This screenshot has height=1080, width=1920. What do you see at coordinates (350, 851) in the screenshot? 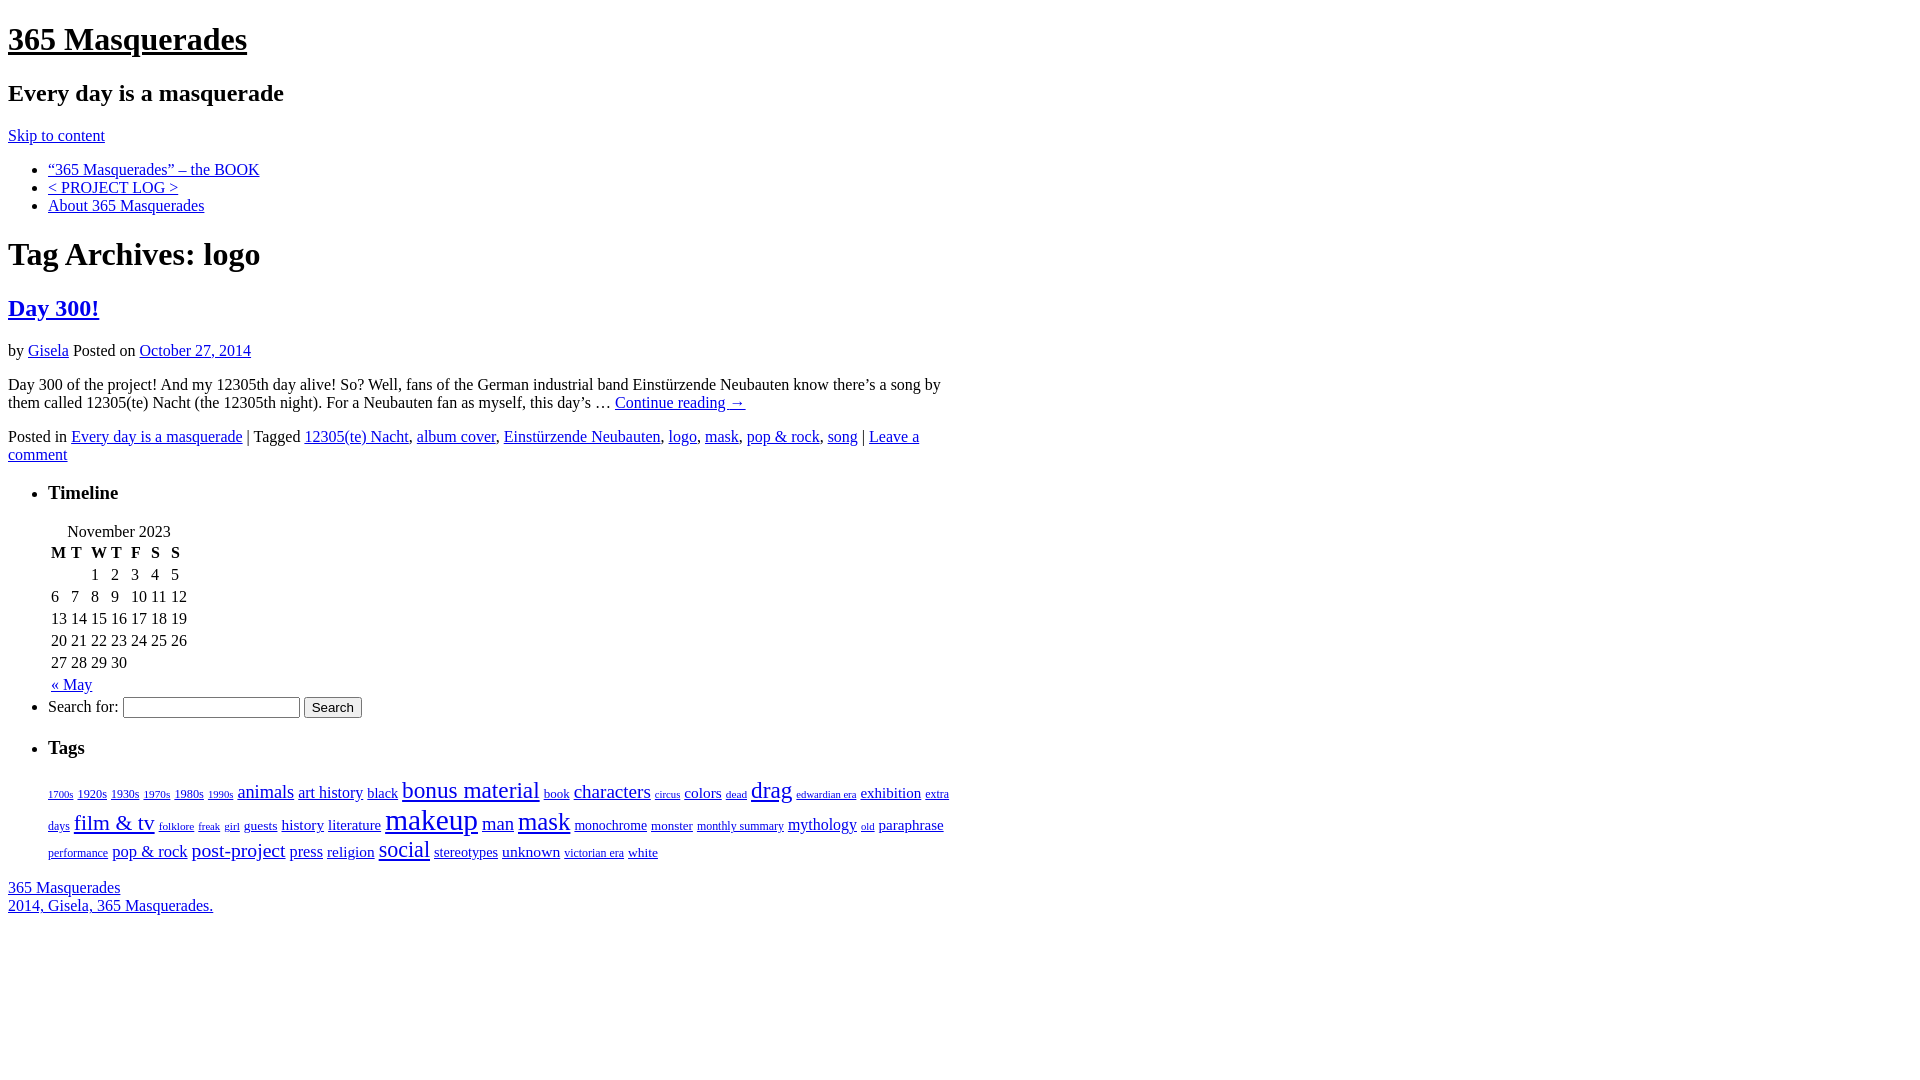
I see `'religion'` at bounding box center [350, 851].